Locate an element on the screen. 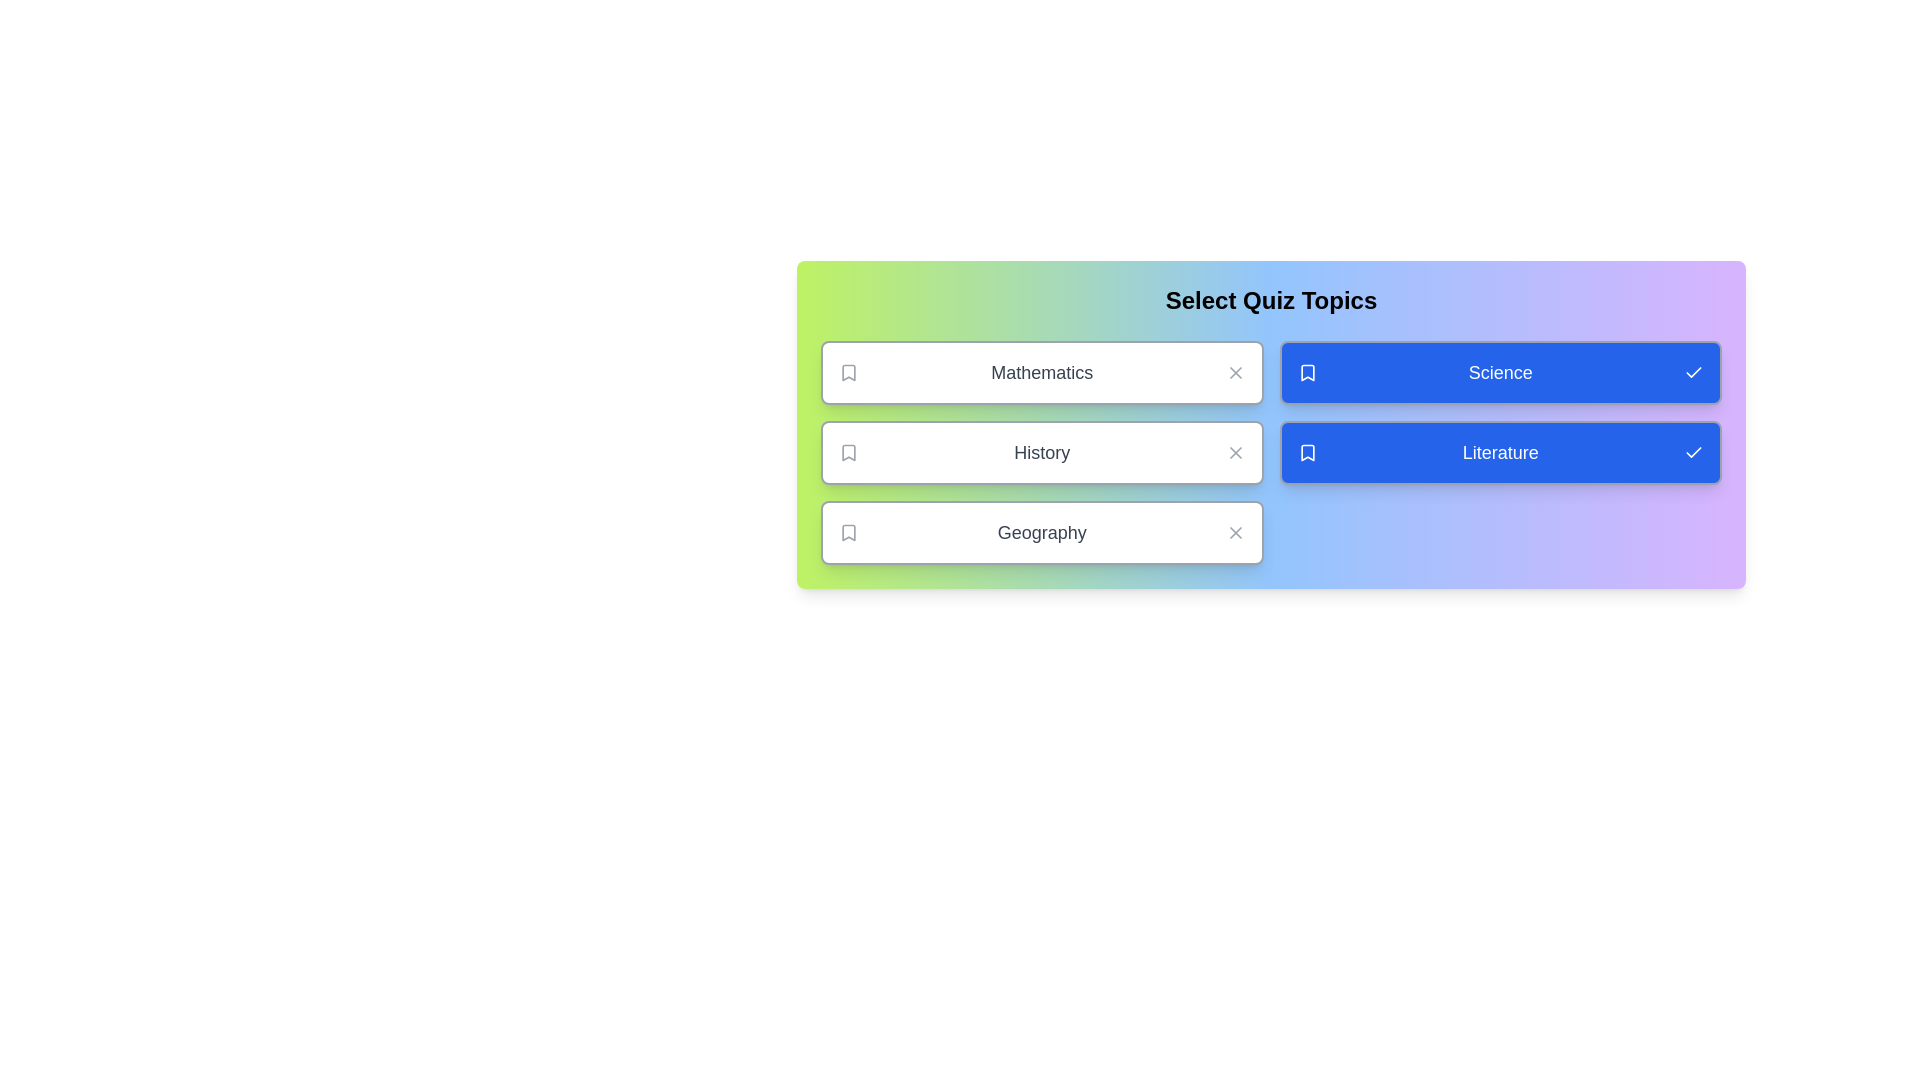 This screenshot has width=1920, height=1080. the topic History by clicking on its card is located at coordinates (1041, 452).